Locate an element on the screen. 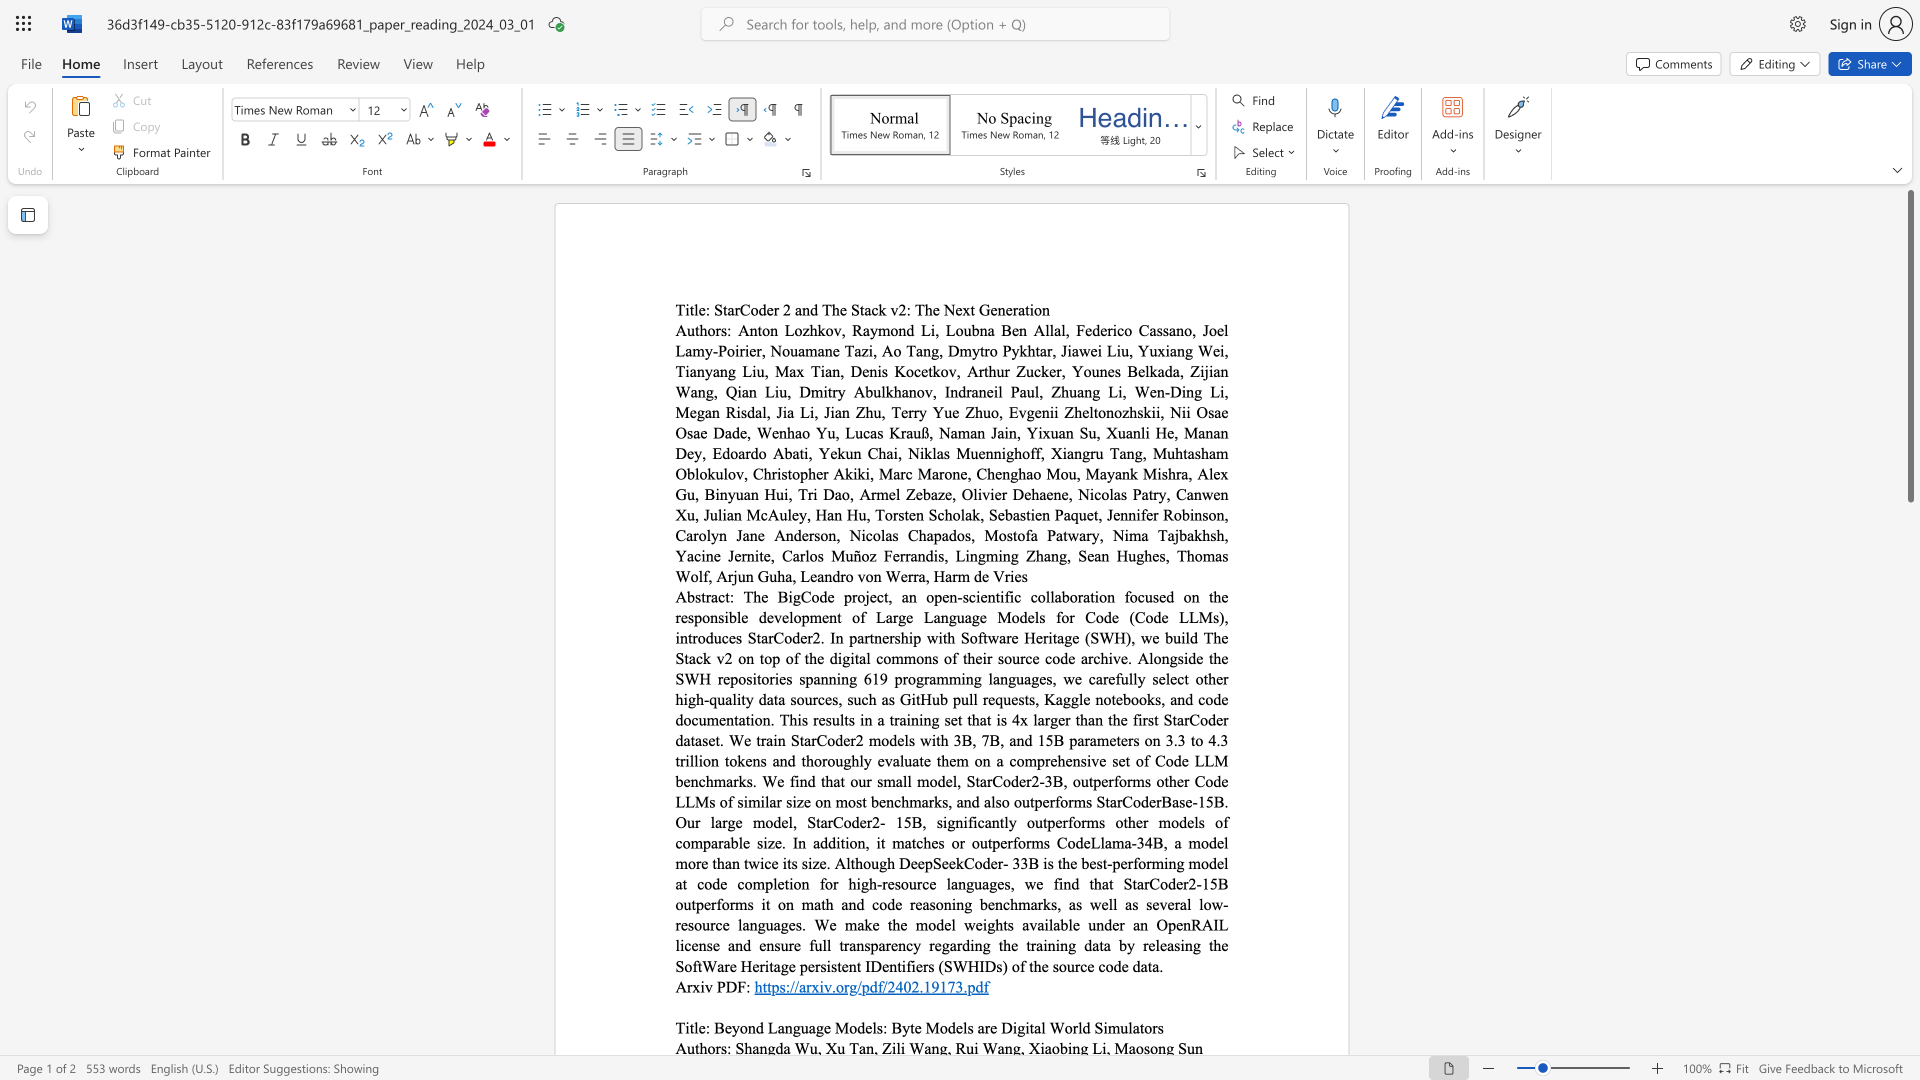  the subset text "e N" within the text "StarCoder 2 and The Stack v2: The Next Generation" is located at coordinates (931, 309).